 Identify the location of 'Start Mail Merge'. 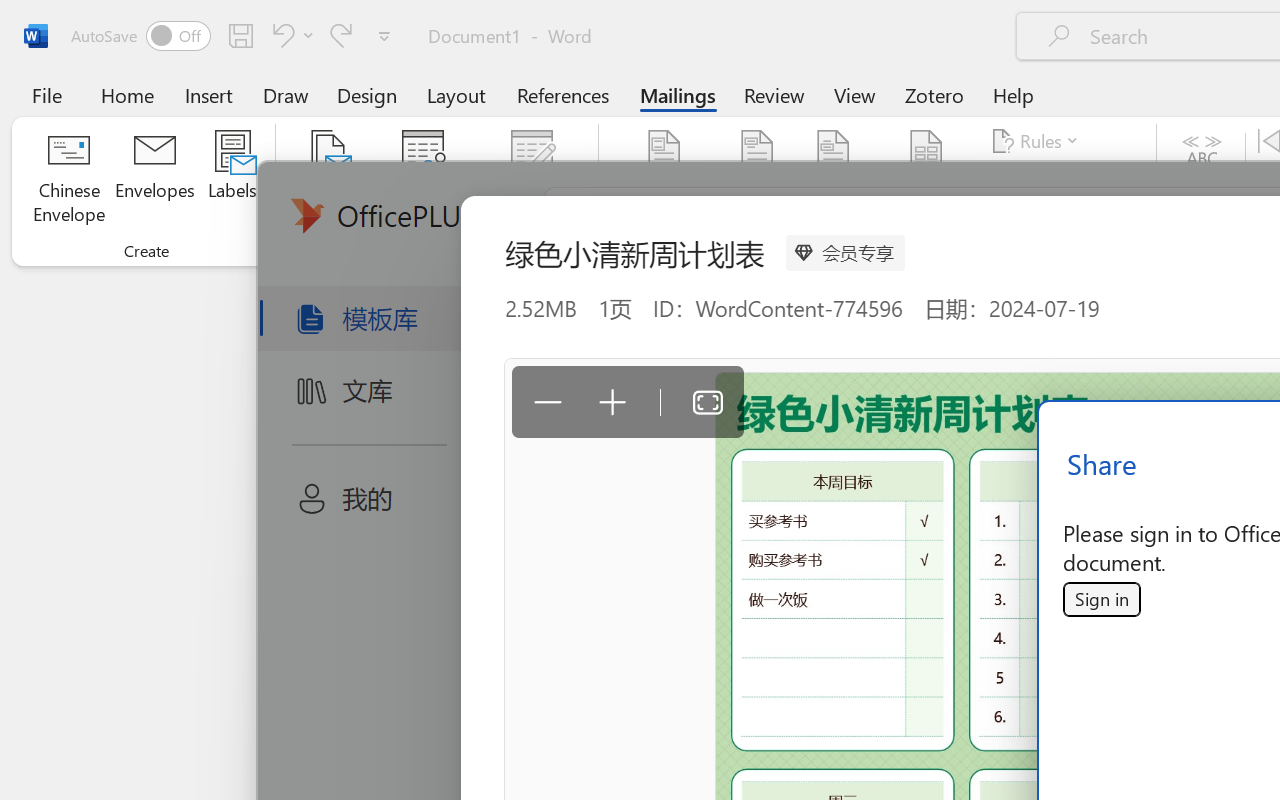
(328, 179).